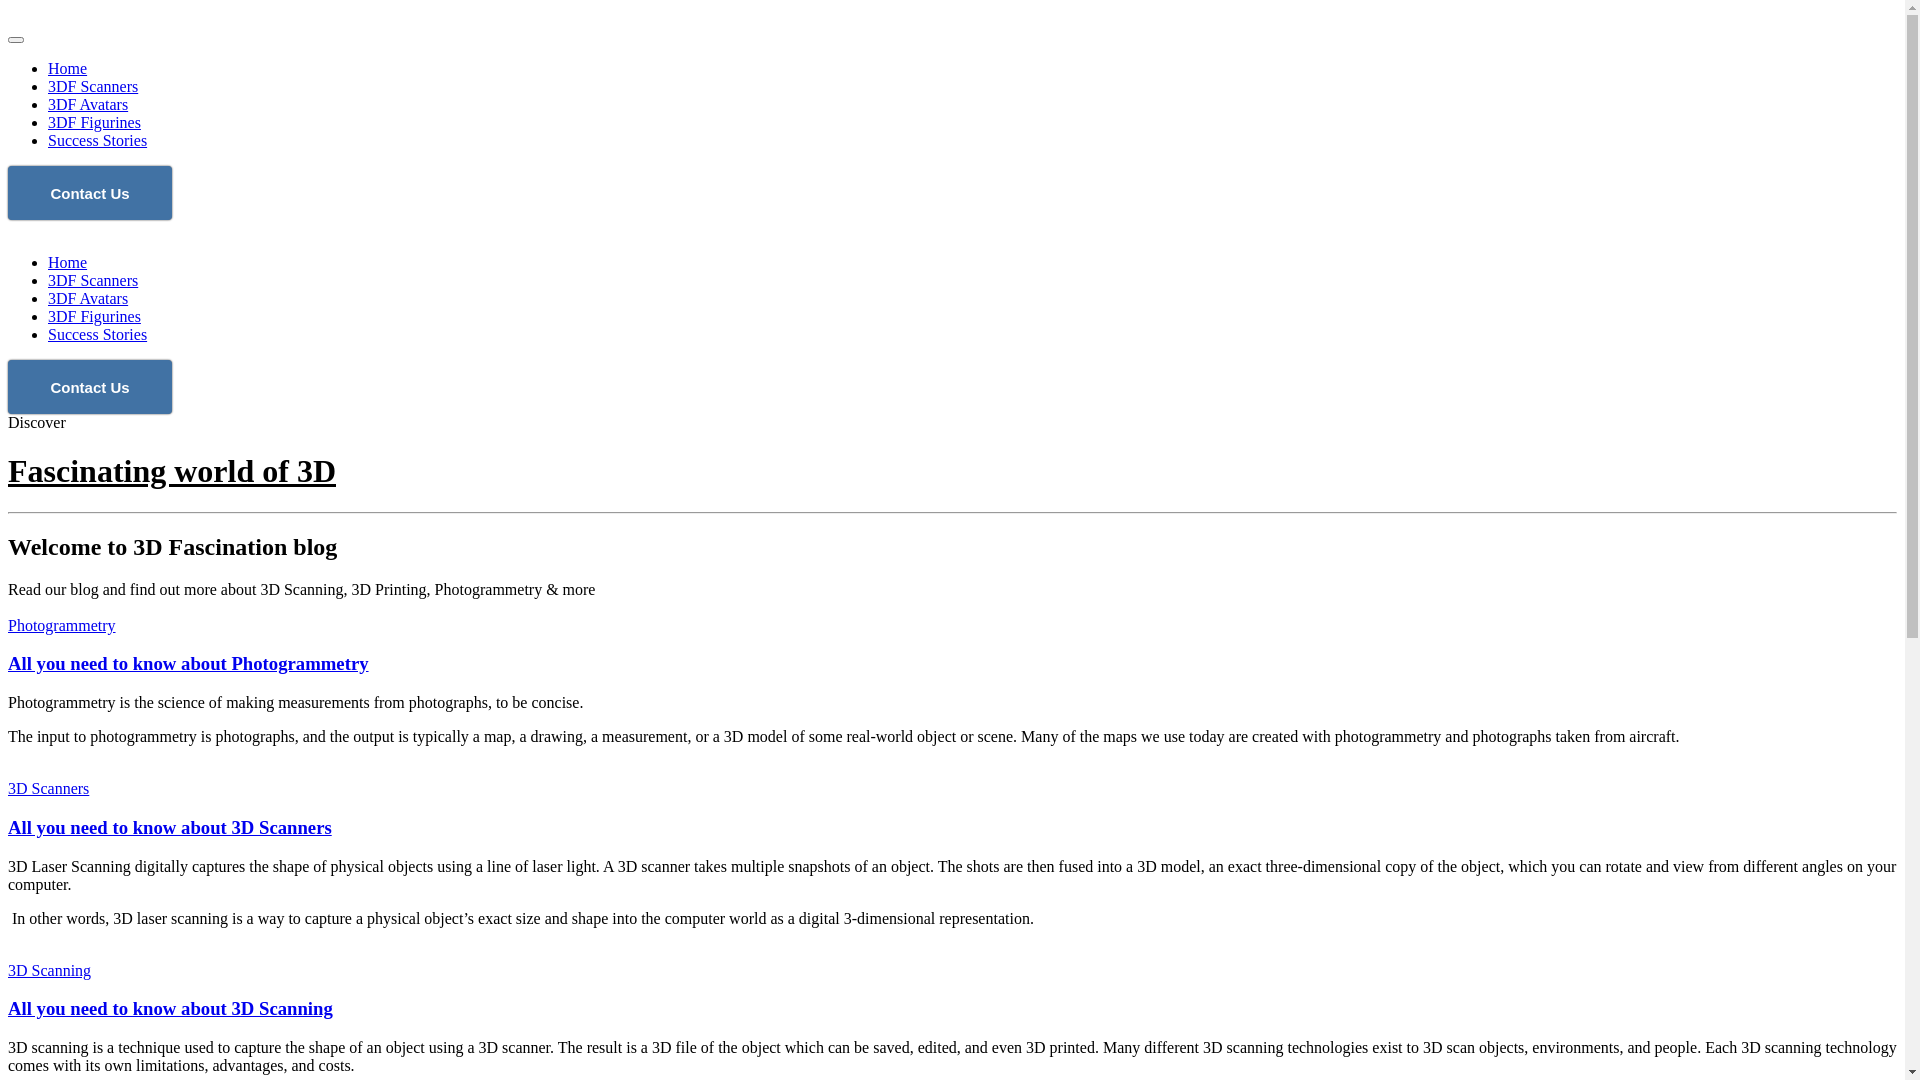 The width and height of the screenshot is (1920, 1080). What do you see at coordinates (67, 67) in the screenshot?
I see `'Home'` at bounding box center [67, 67].